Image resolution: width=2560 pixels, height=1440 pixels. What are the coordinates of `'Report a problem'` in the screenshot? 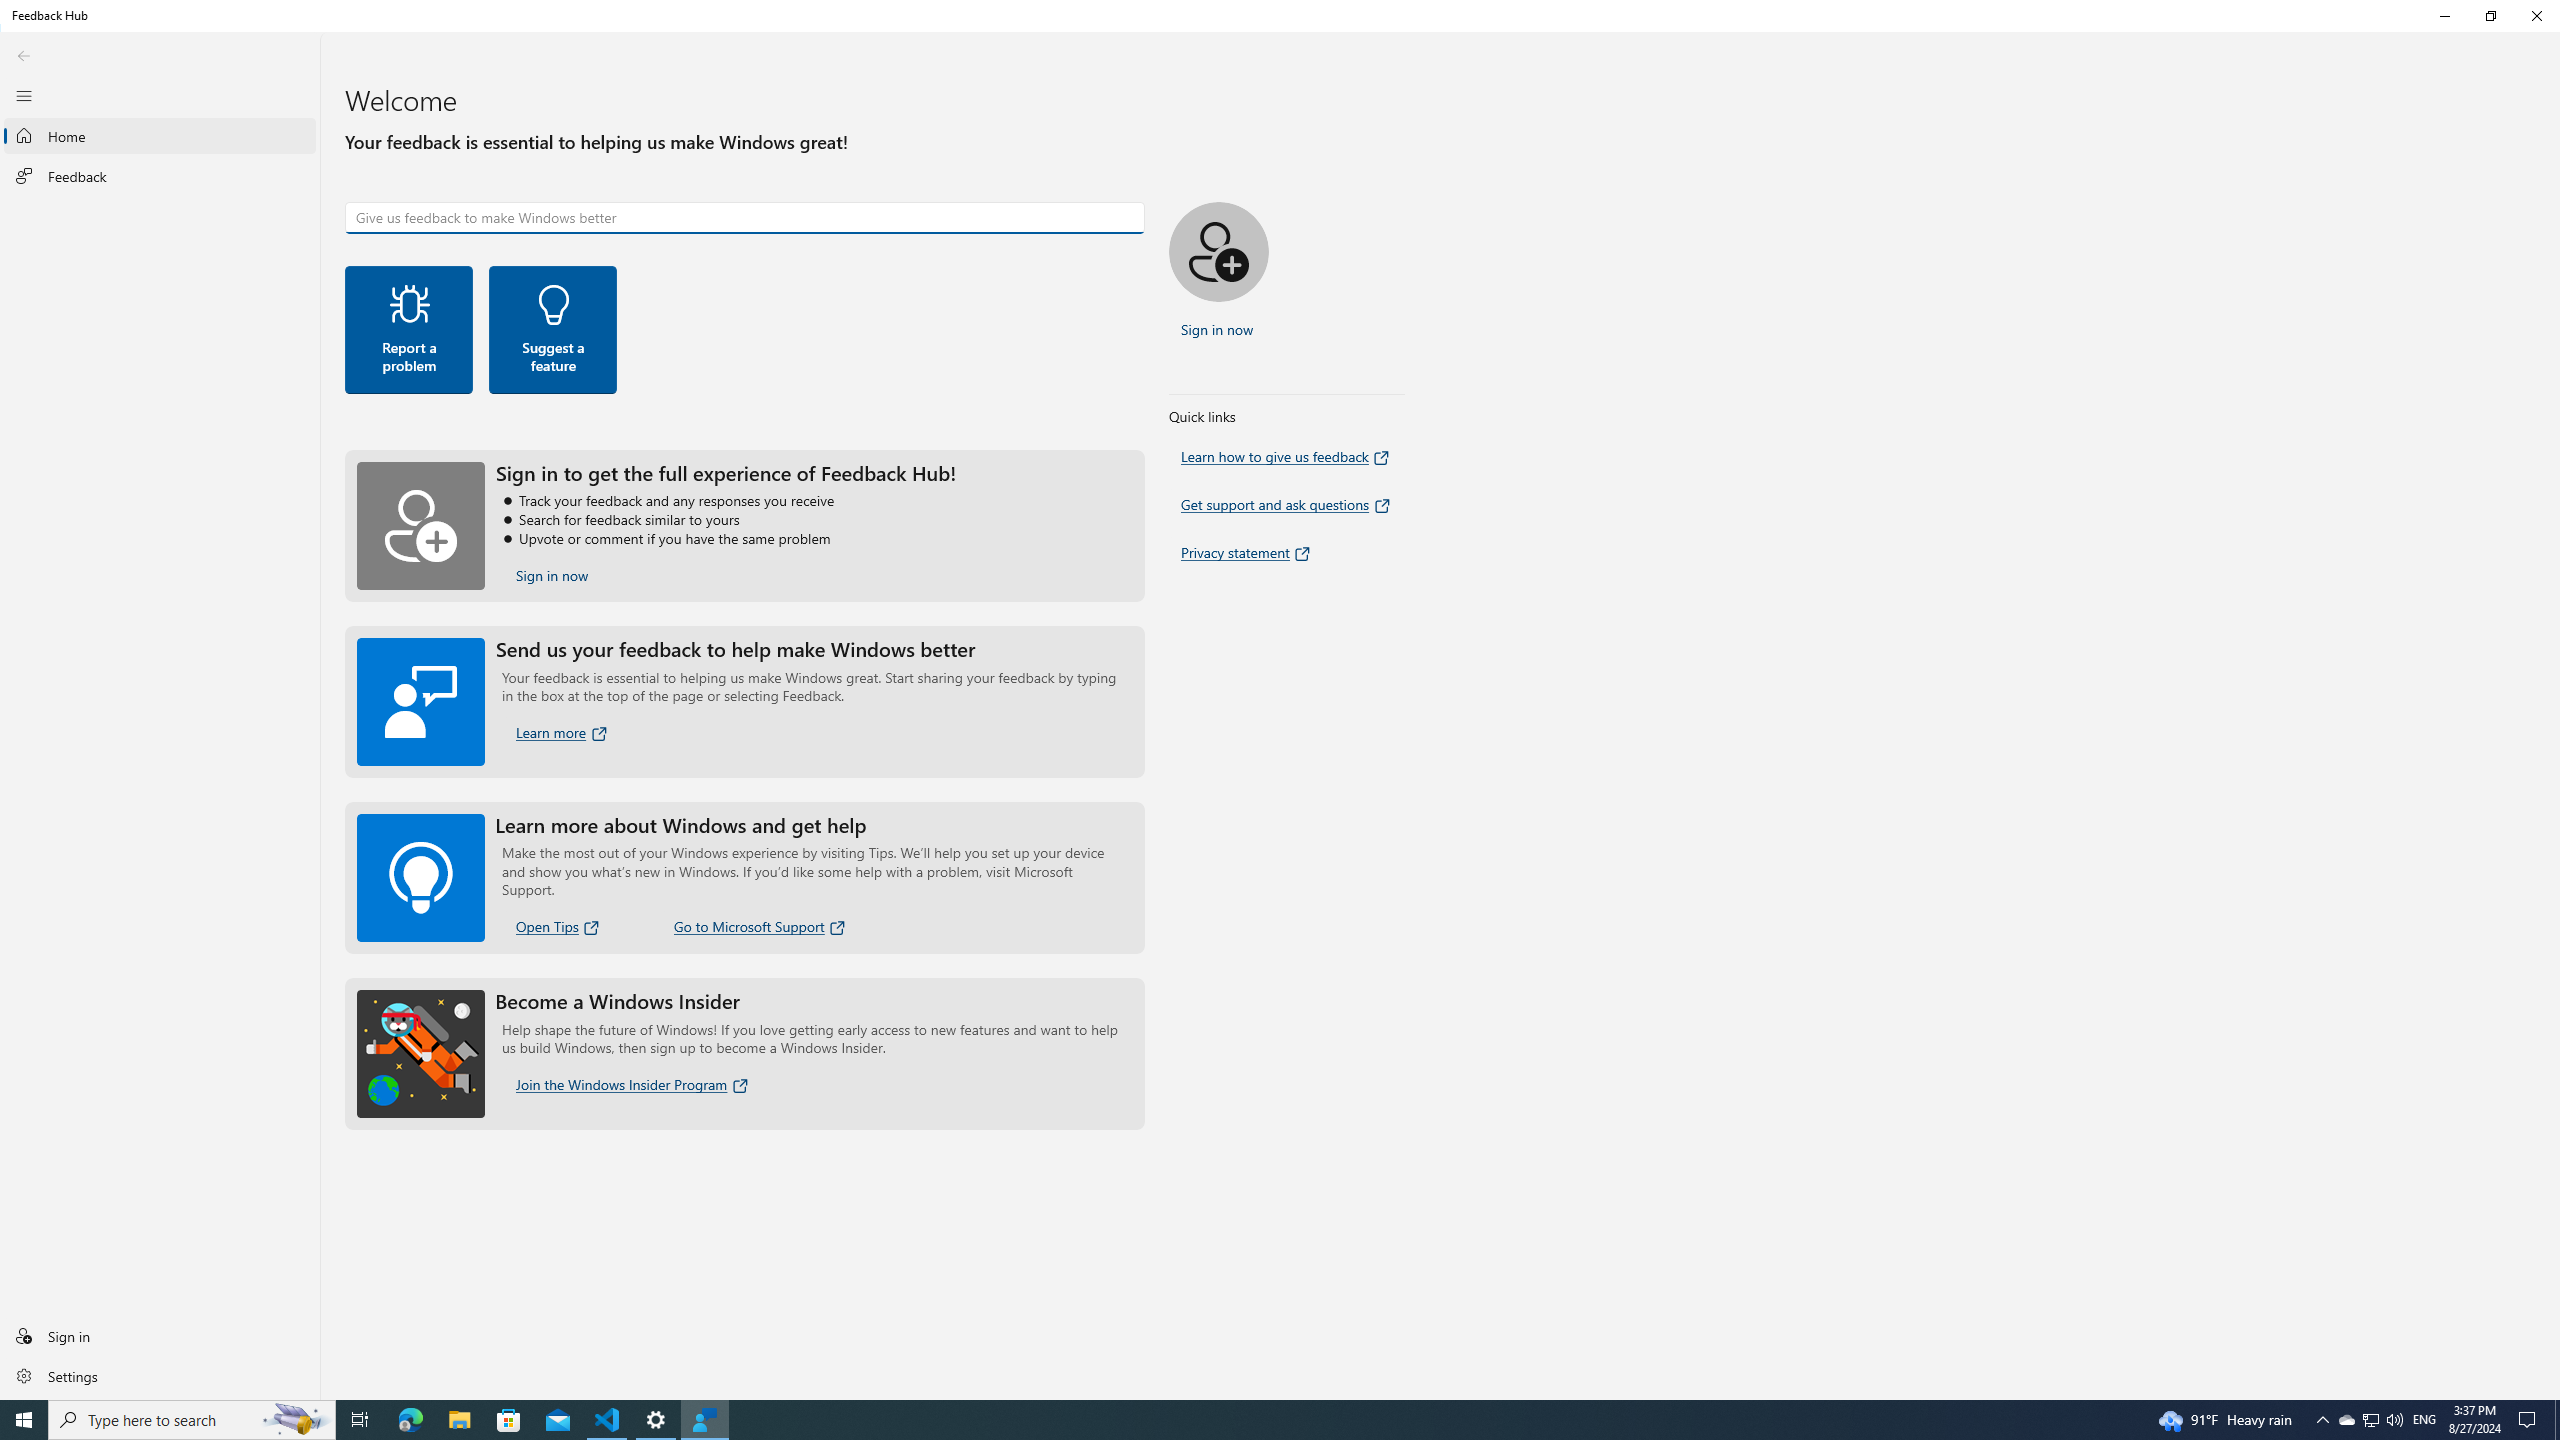 It's located at (408, 329).